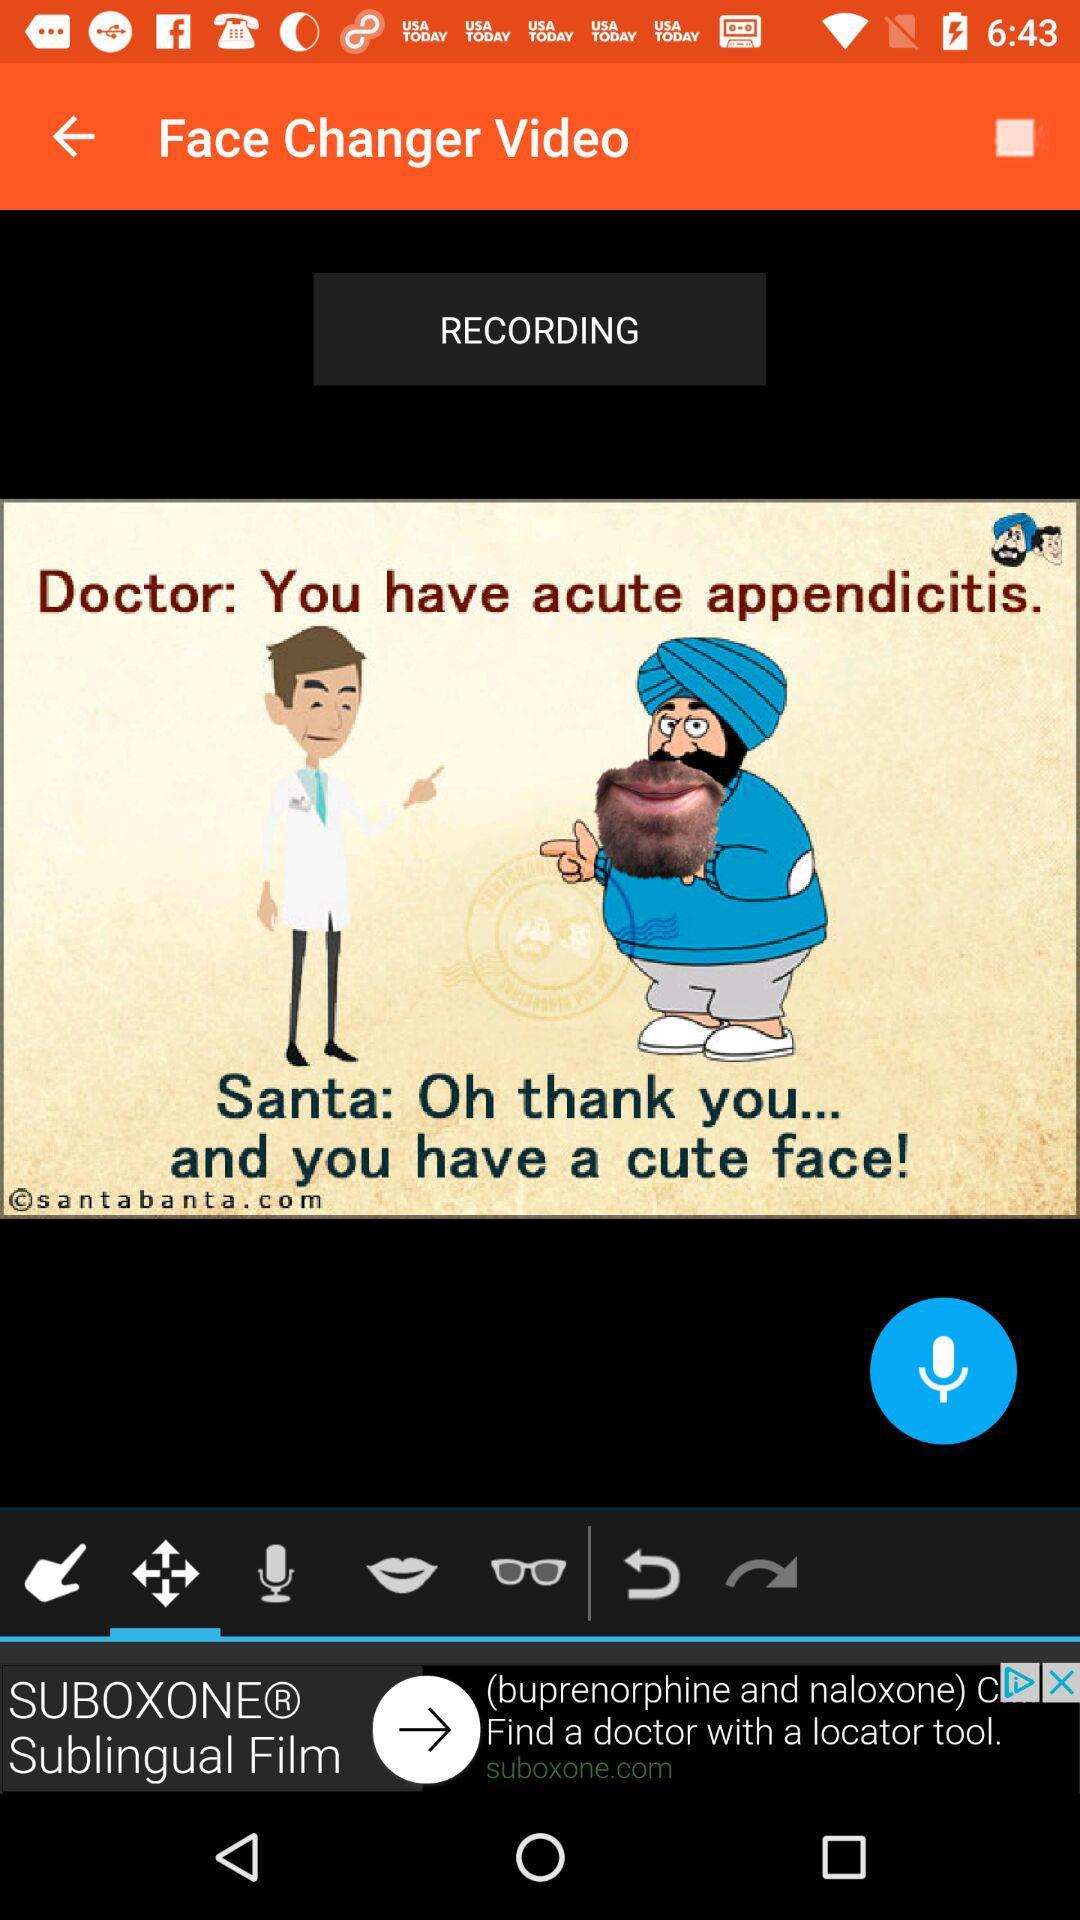  I want to click on the redo icon, so click(761, 1572).